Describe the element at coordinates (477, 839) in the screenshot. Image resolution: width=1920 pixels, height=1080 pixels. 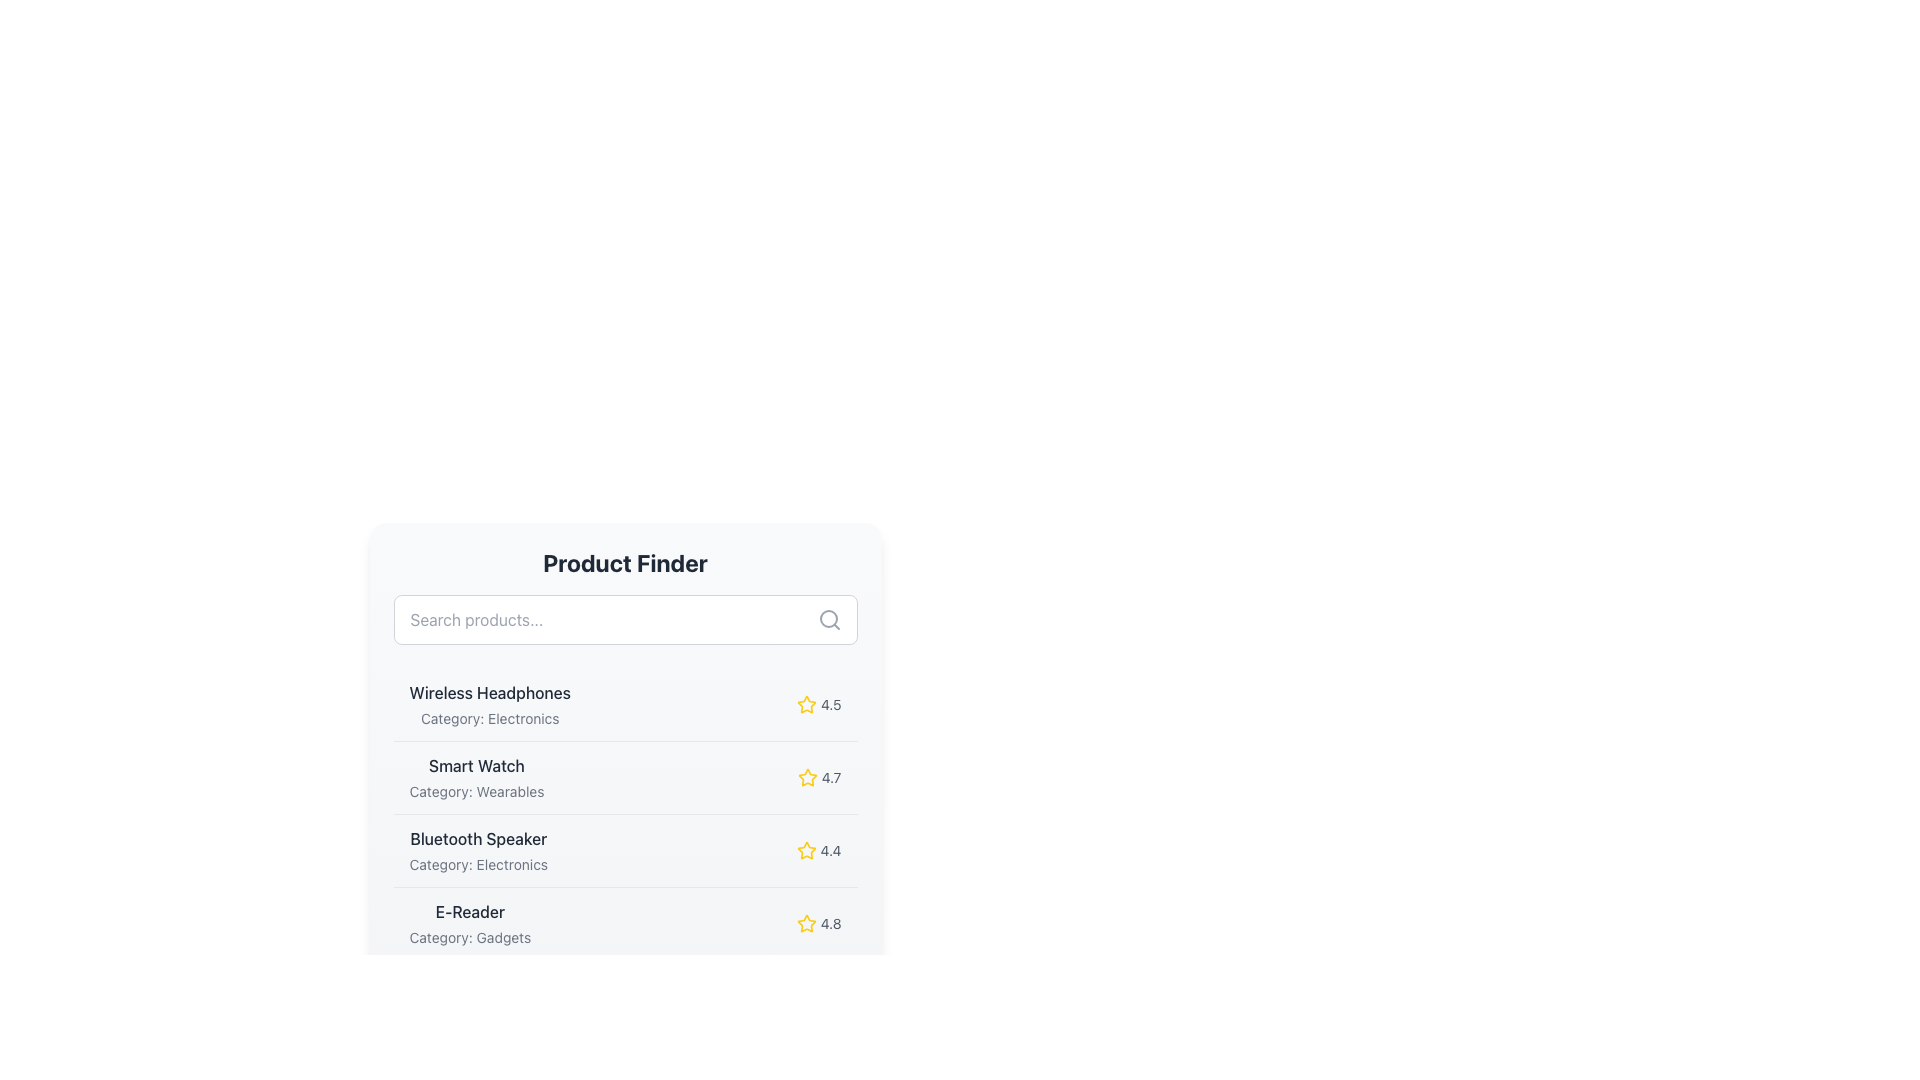
I see `the 'Bluetooth Speaker' text label, which is displayed in bold dark gray font as the title of a list item in the 'Product Finder' interface` at that location.